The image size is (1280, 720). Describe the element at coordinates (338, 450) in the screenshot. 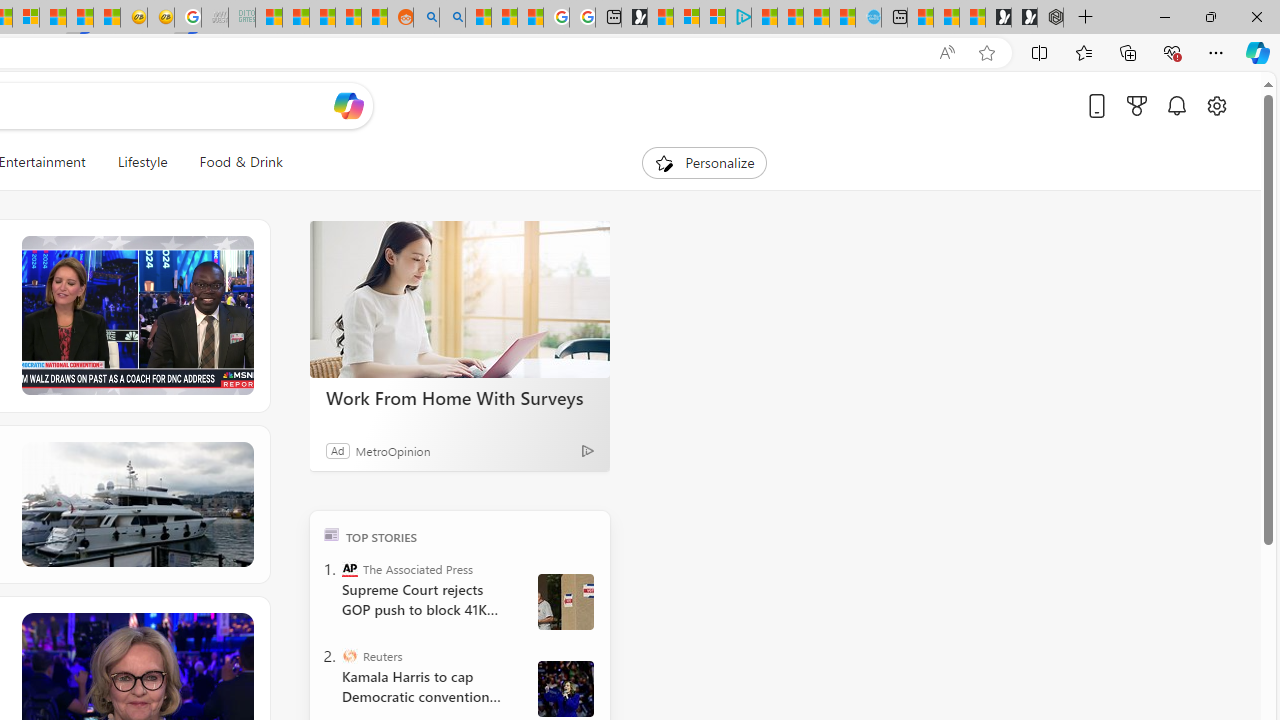

I see `'Ad'` at that location.